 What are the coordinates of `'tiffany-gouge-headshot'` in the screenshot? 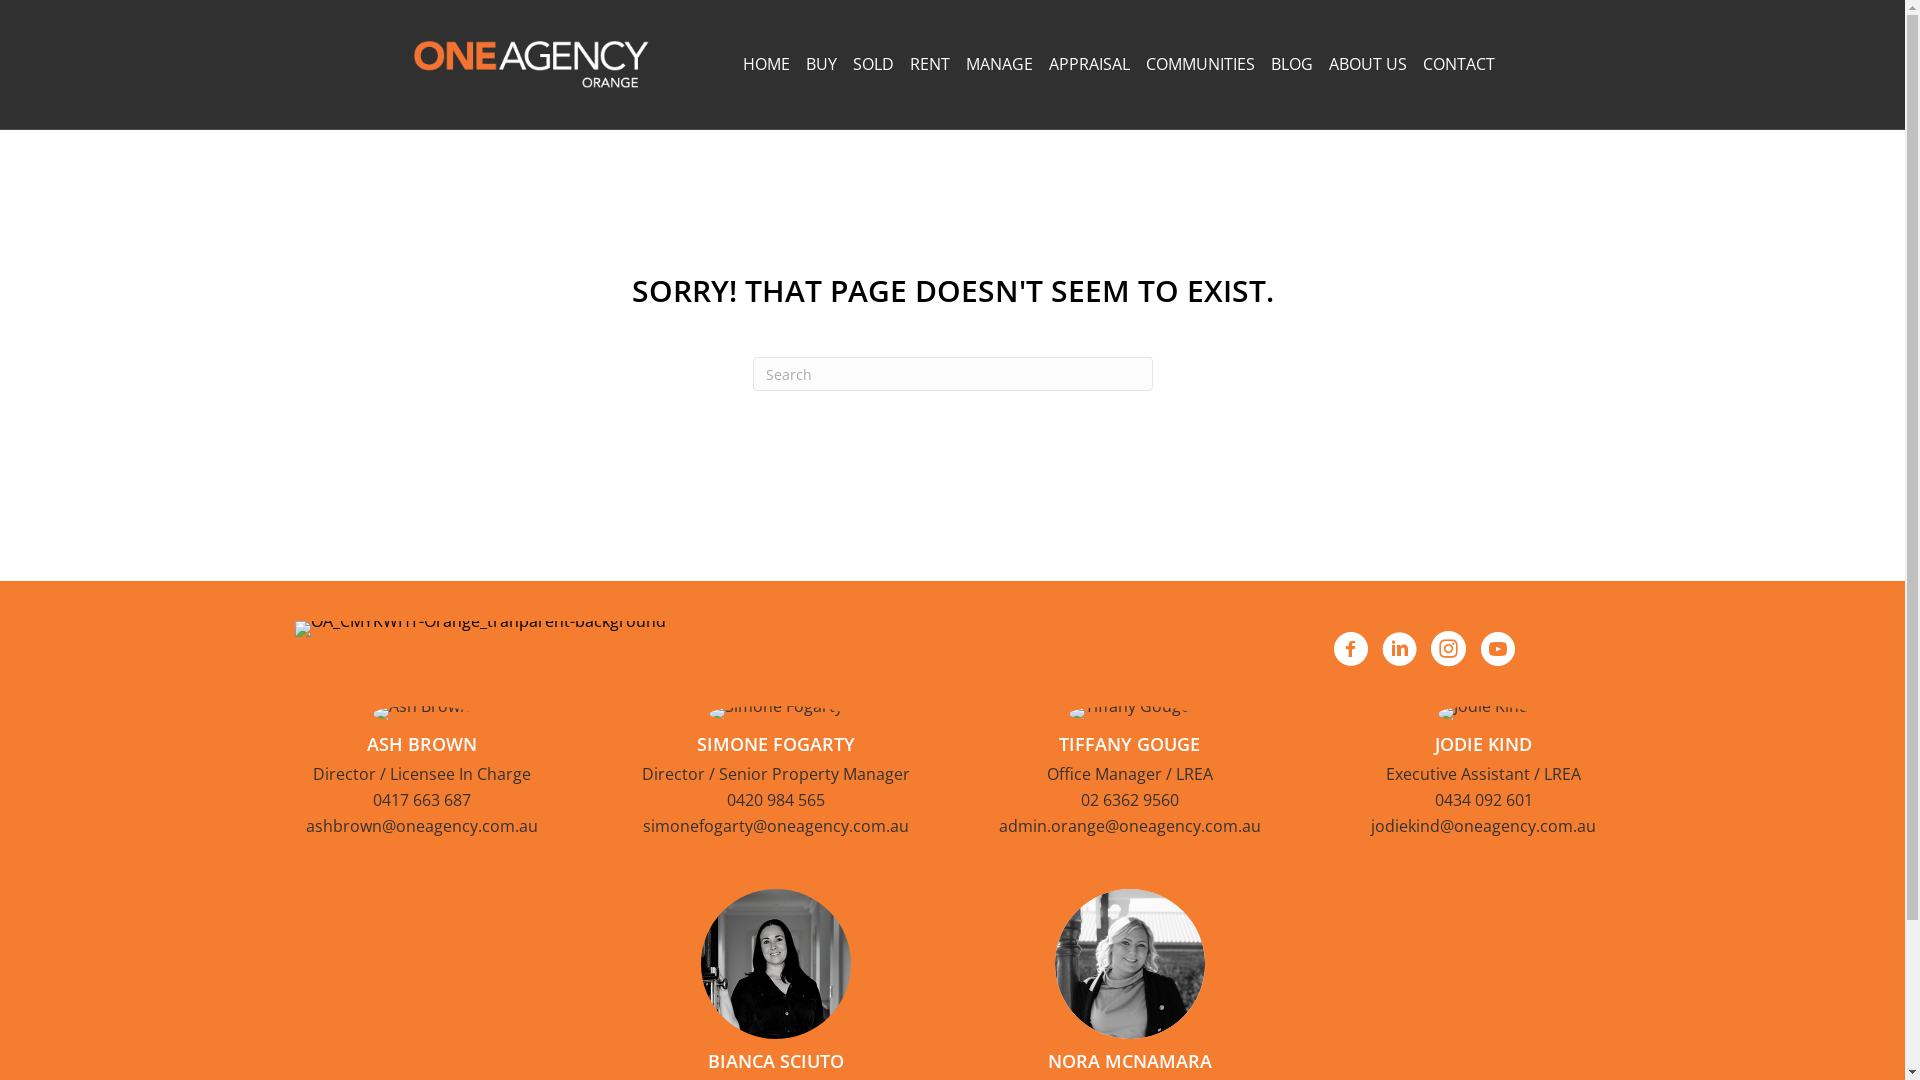 It's located at (1068, 712).